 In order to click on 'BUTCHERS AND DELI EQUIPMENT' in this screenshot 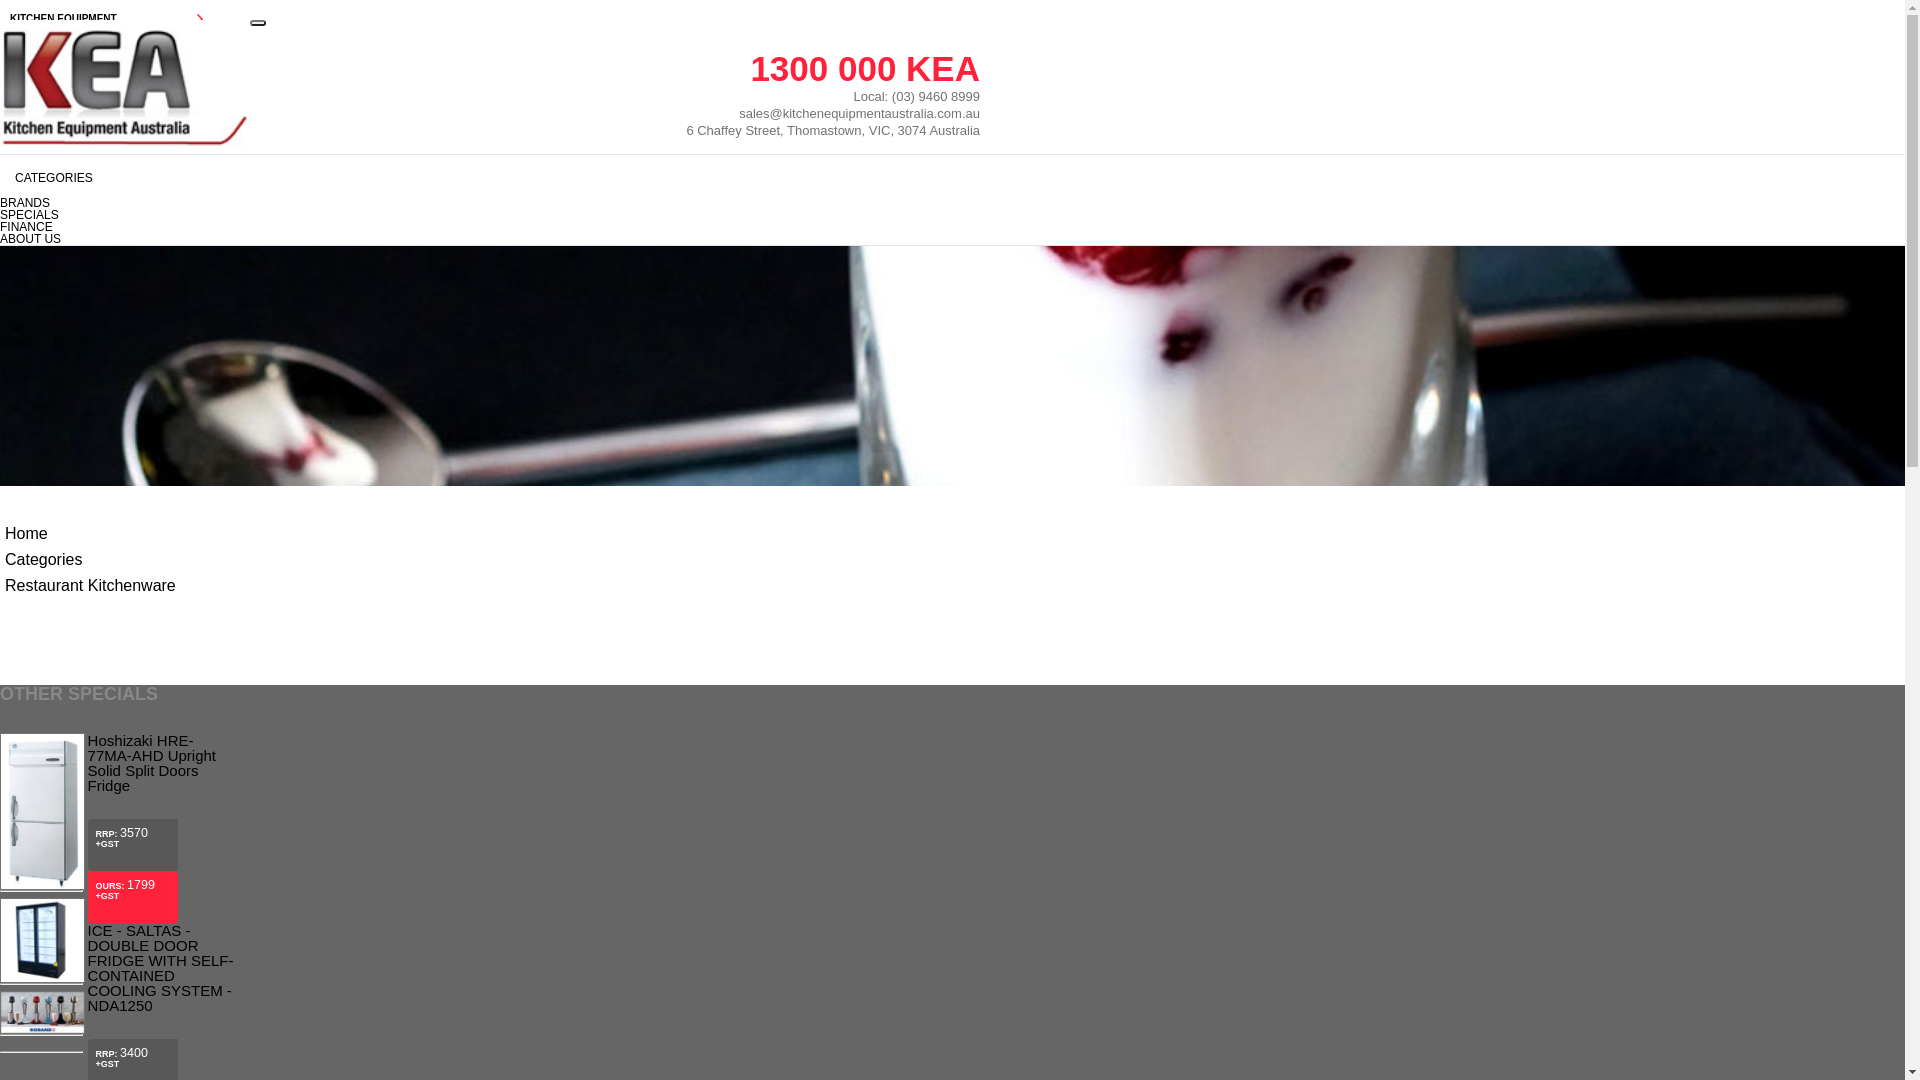, I will do `click(109, 56)`.